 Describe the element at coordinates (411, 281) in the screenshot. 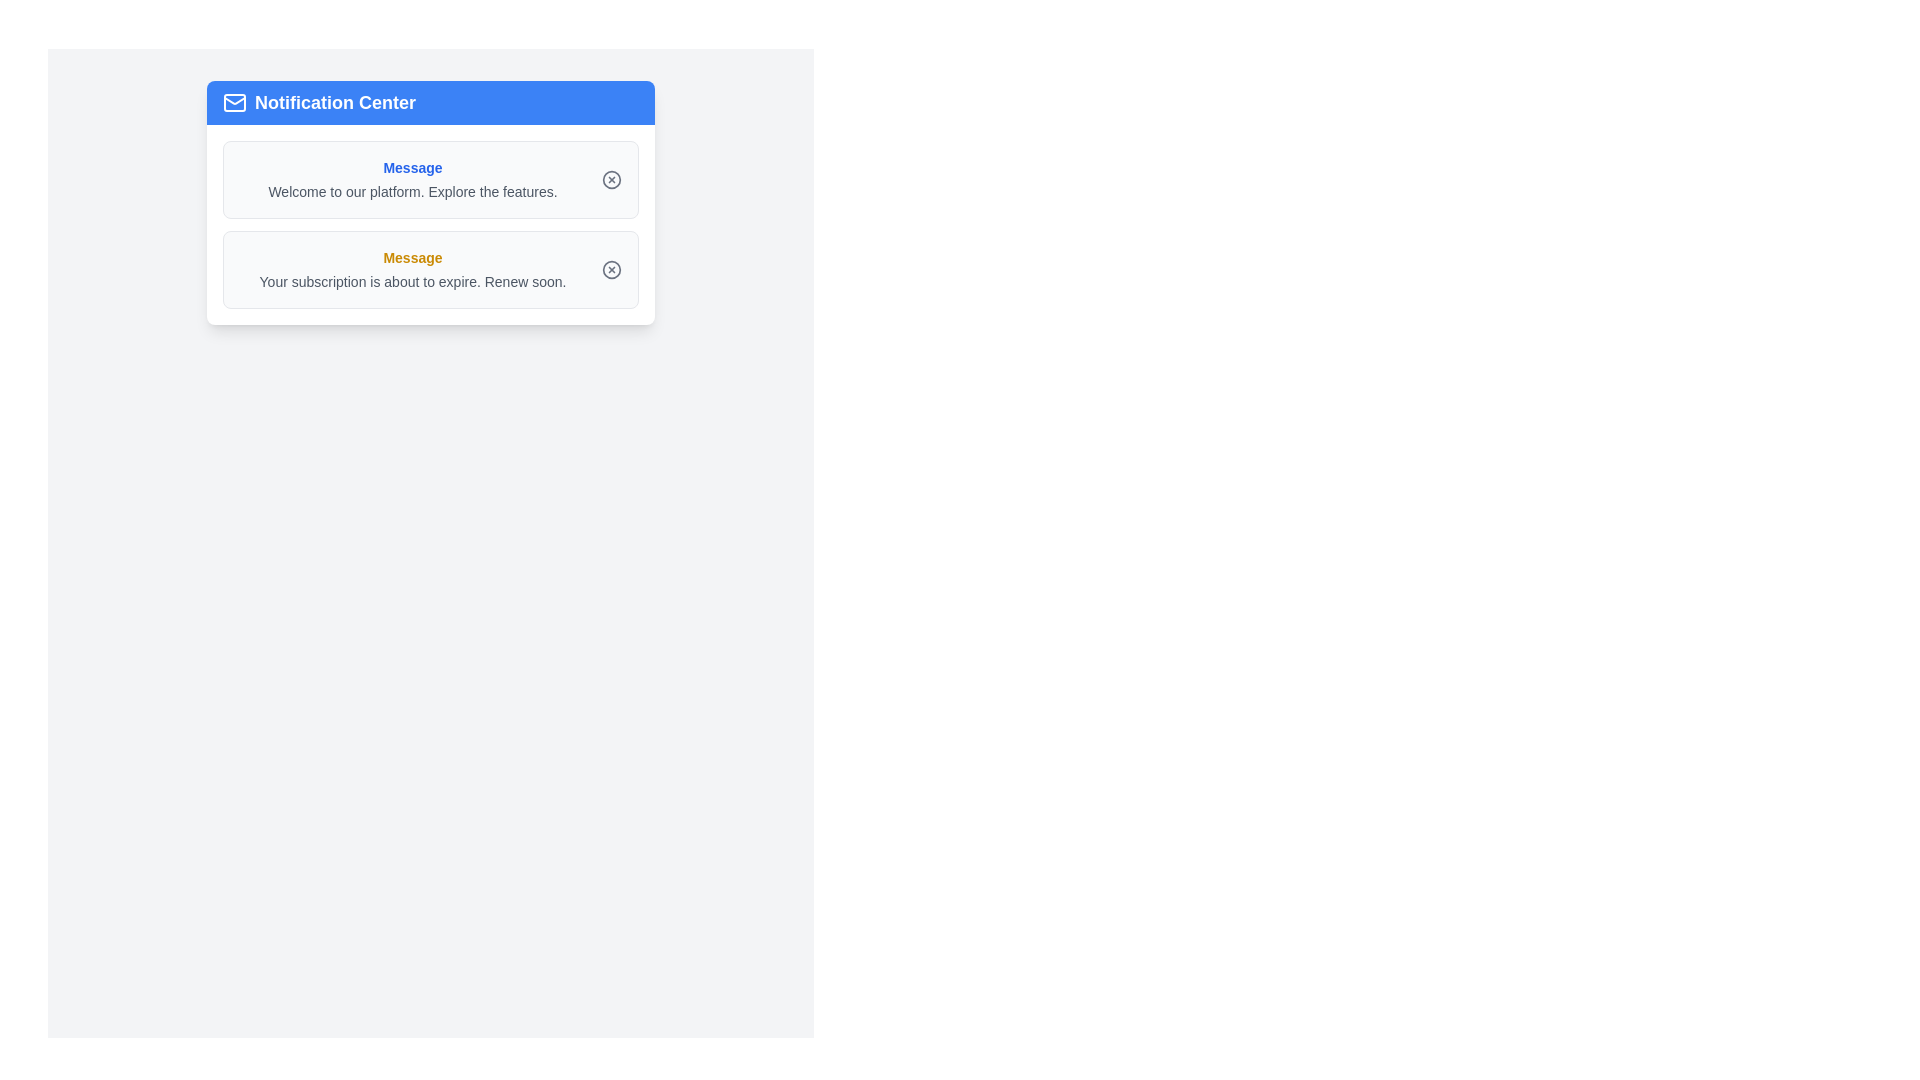

I see `text-based notification message that reads 'Your subscription is about to expire. Renew soon.' located below the title 'Message' in yellow within the Notification Center` at that location.